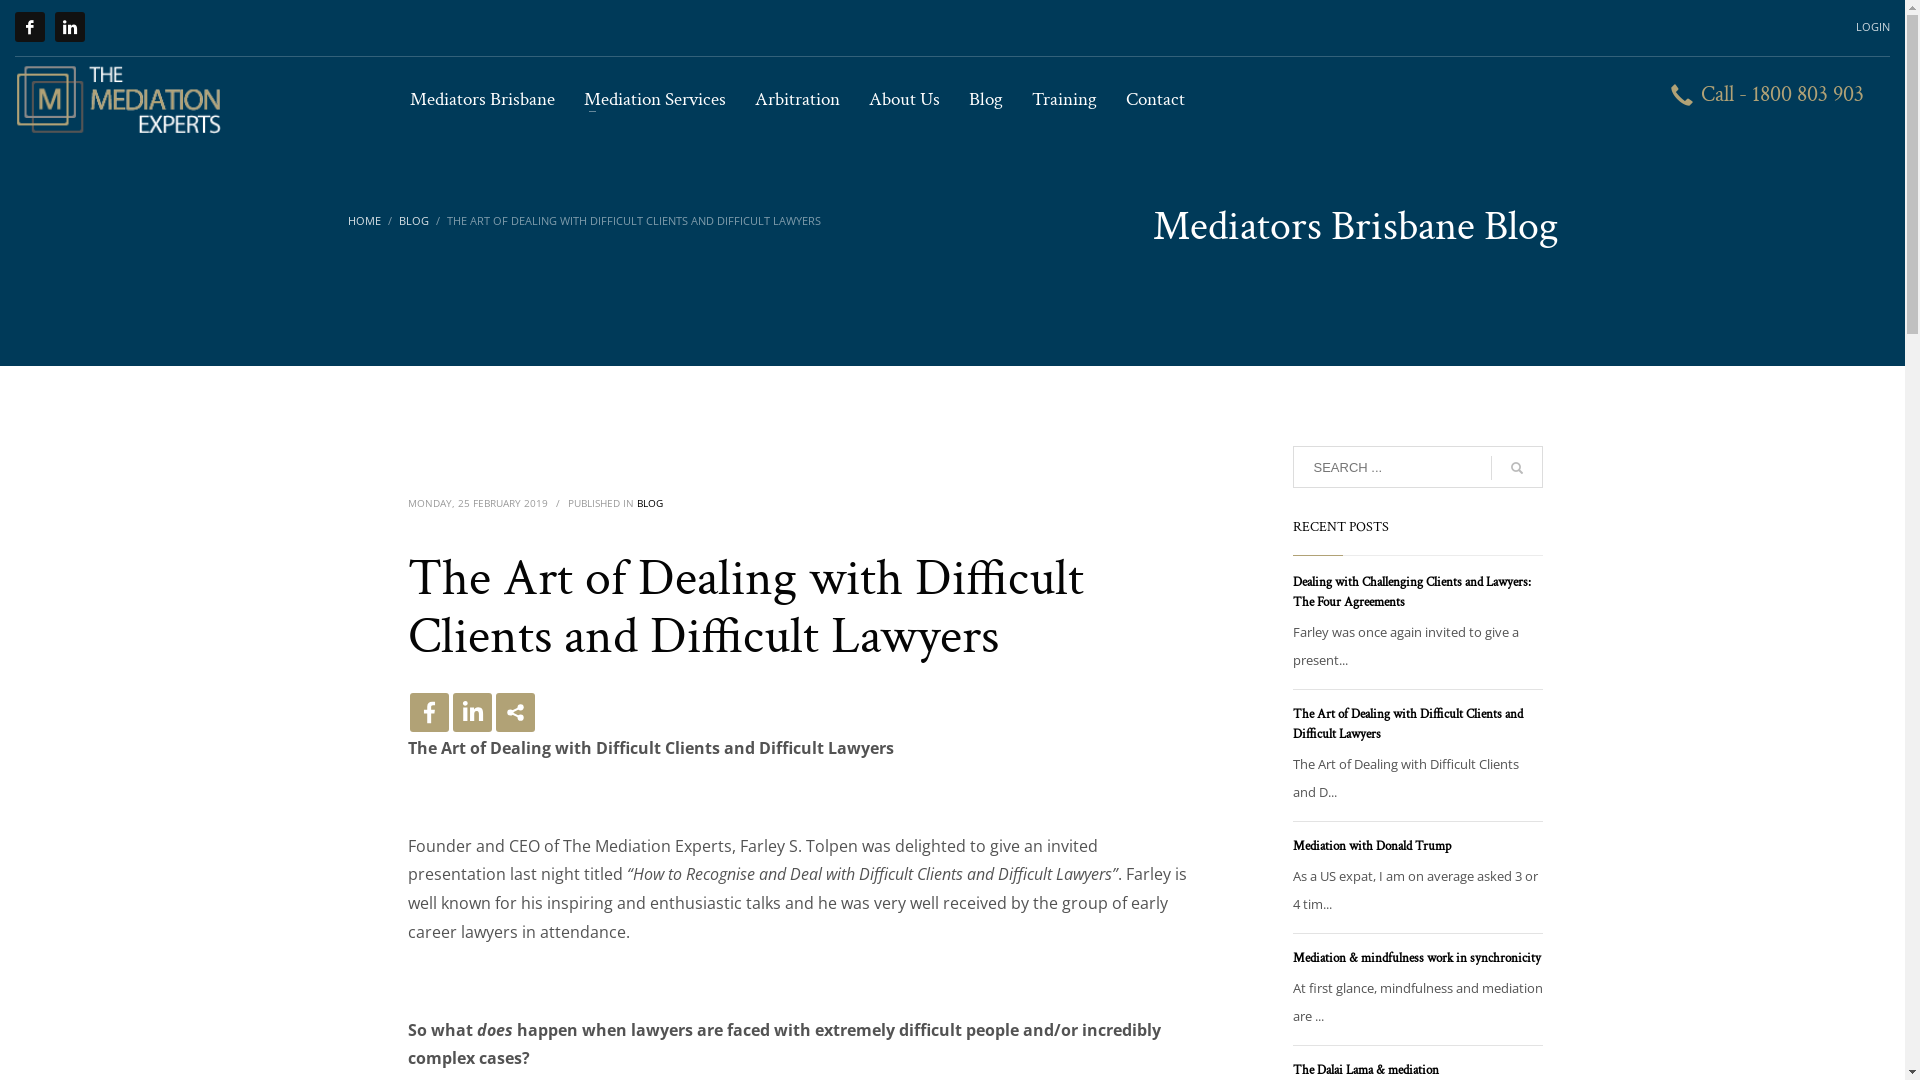  Describe the element at coordinates (857, 100) in the screenshot. I see `'About Us'` at that location.